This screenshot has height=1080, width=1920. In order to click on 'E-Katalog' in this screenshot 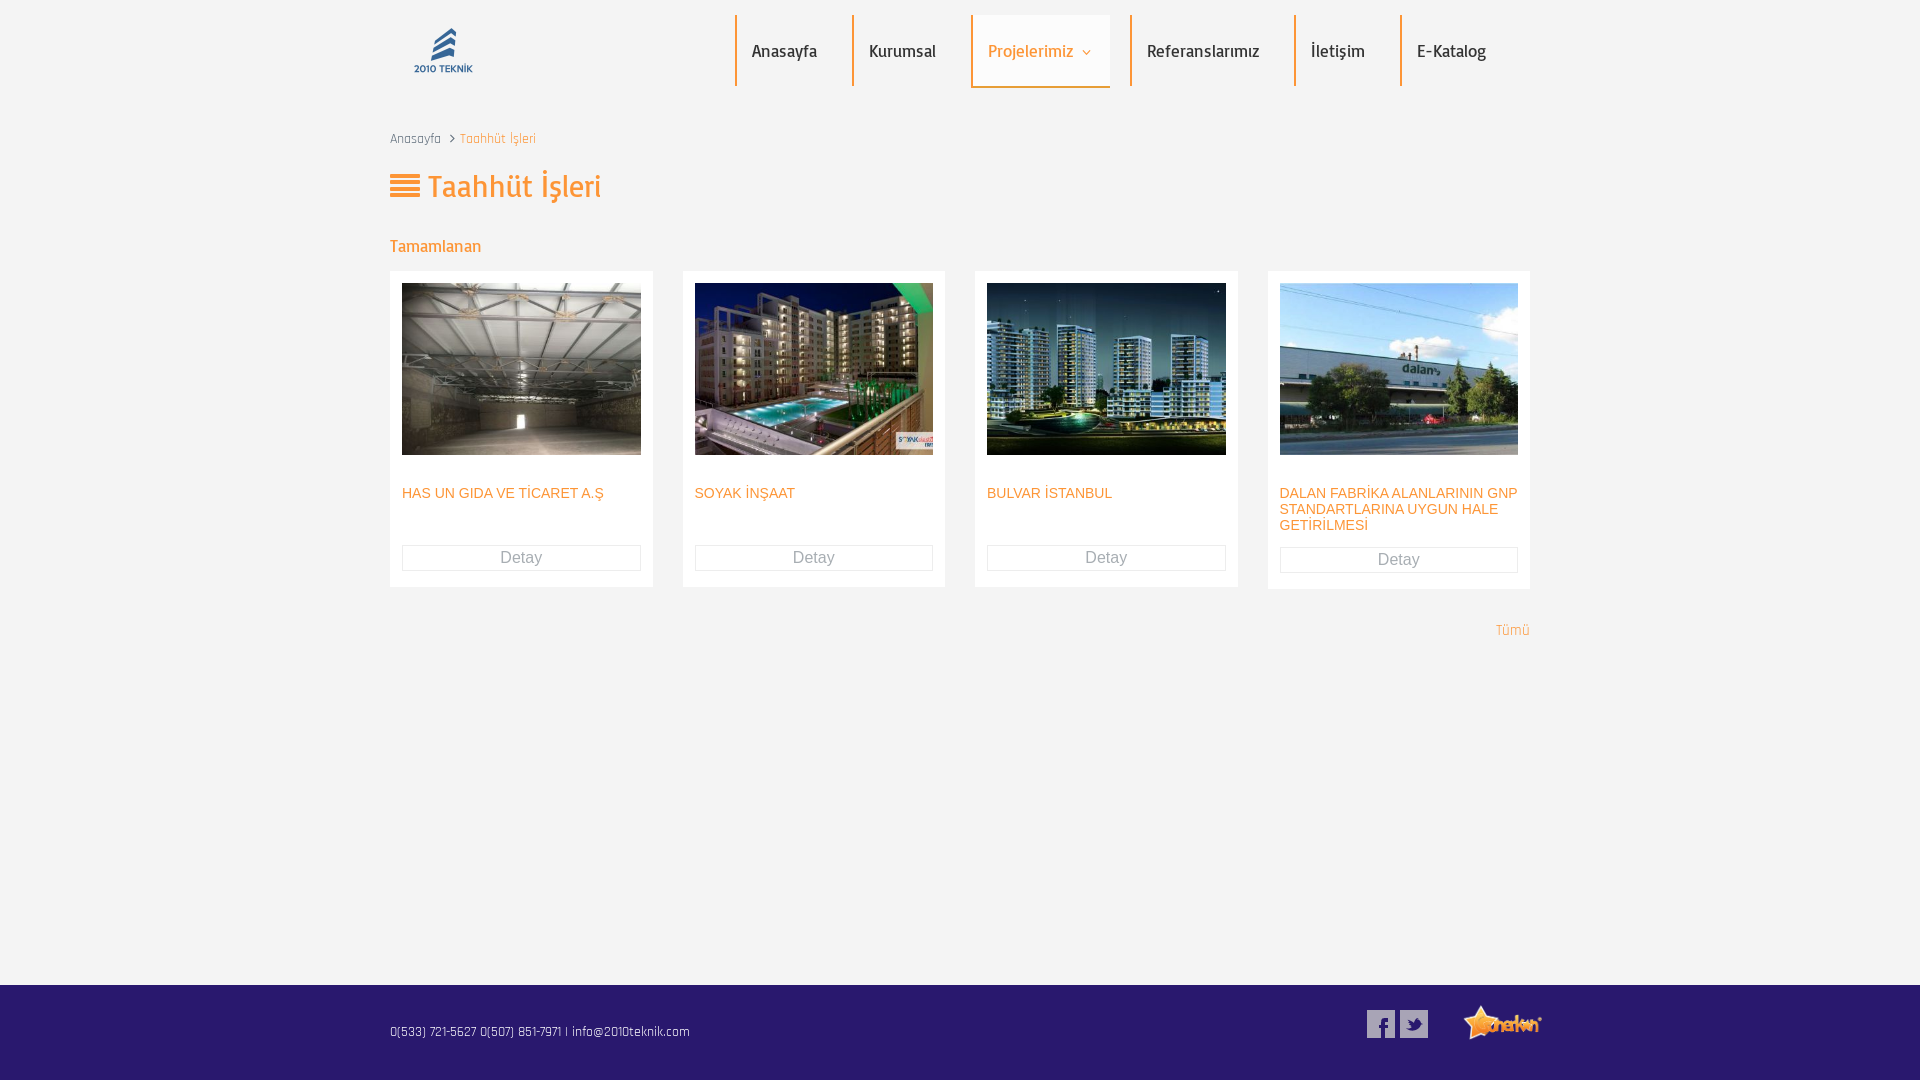, I will do `click(1451, 49)`.